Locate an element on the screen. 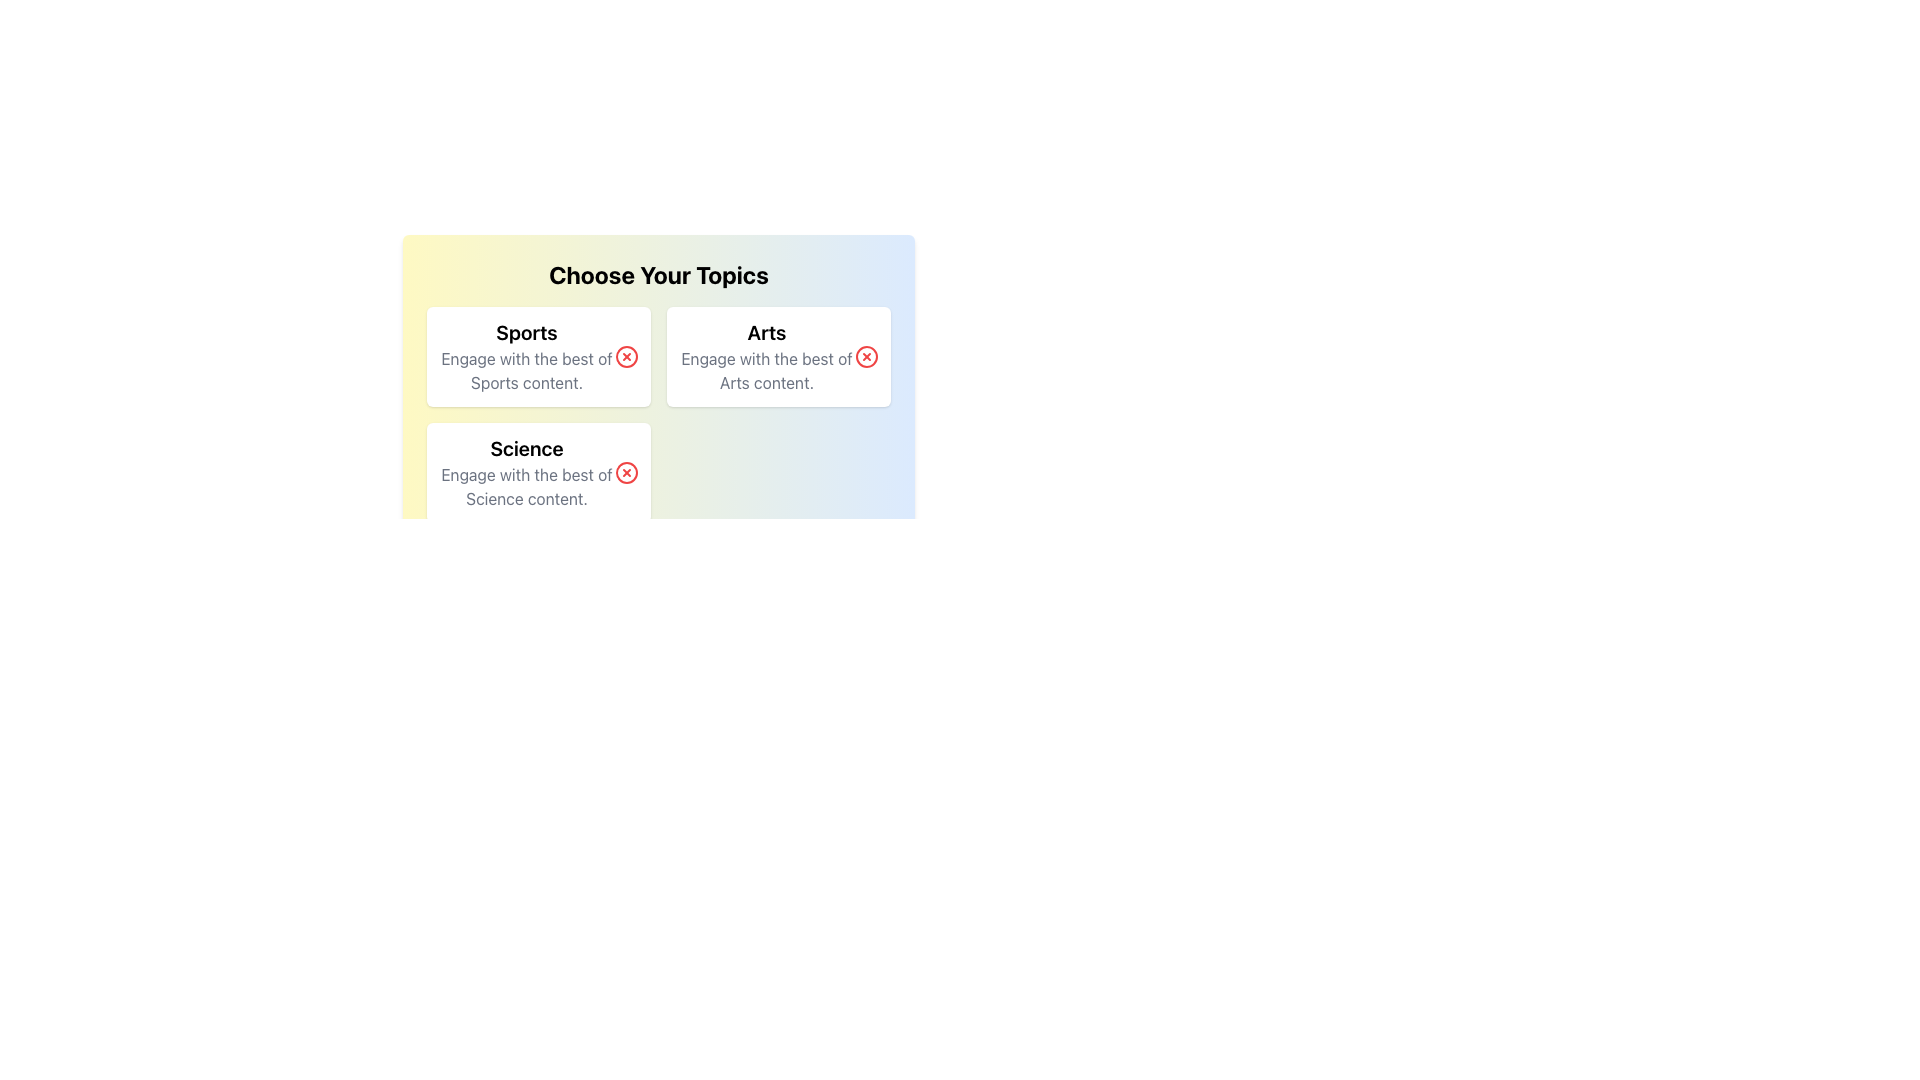  the Interactive card labeled 'Arts' which contains the description 'Engage with the best of Arts content.' This card is the second one in a grid layout, positioned to the right of the 'Sports' card is located at coordinates (777, 356).